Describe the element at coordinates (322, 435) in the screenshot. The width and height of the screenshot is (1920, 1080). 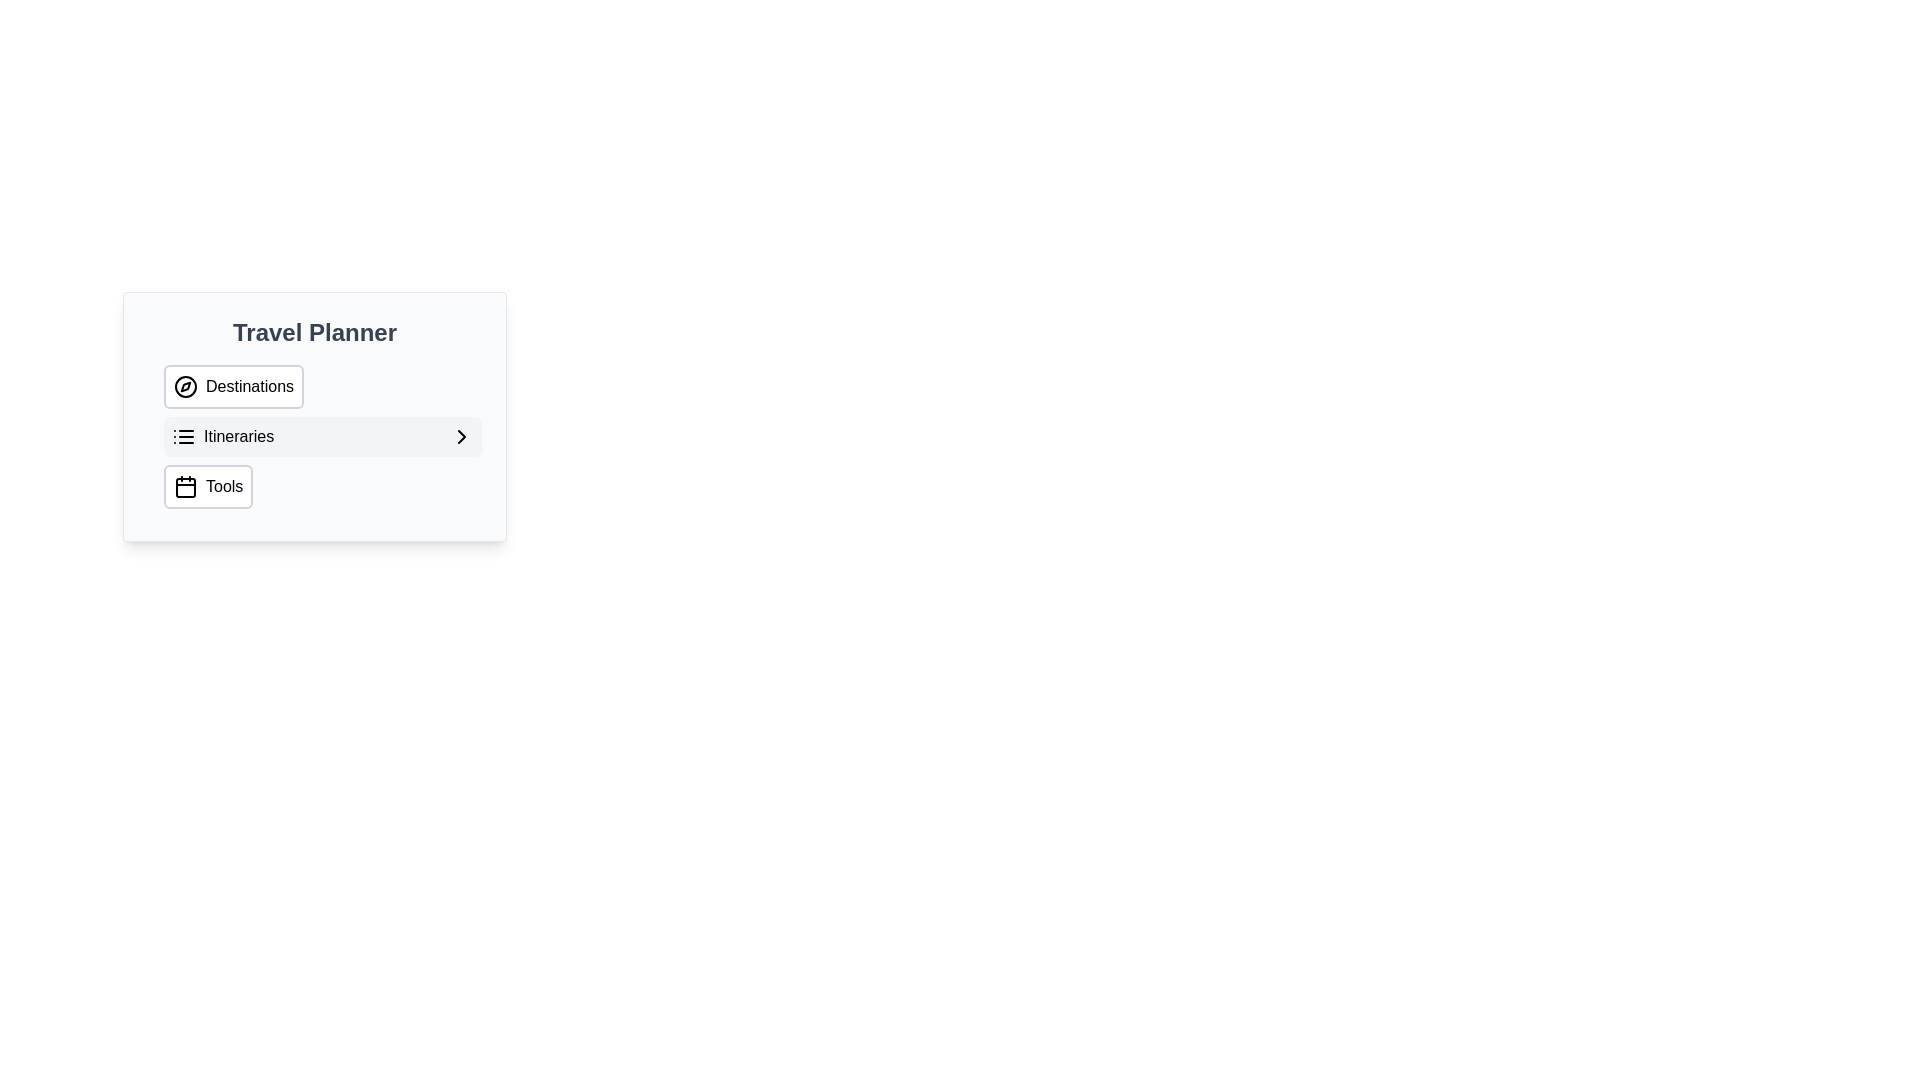
I see `the 'Itineraries' button located in the 'Travel Planner' panel, which is the second button in a vertical list of three, beneath the 'Destinations' button` at that location.